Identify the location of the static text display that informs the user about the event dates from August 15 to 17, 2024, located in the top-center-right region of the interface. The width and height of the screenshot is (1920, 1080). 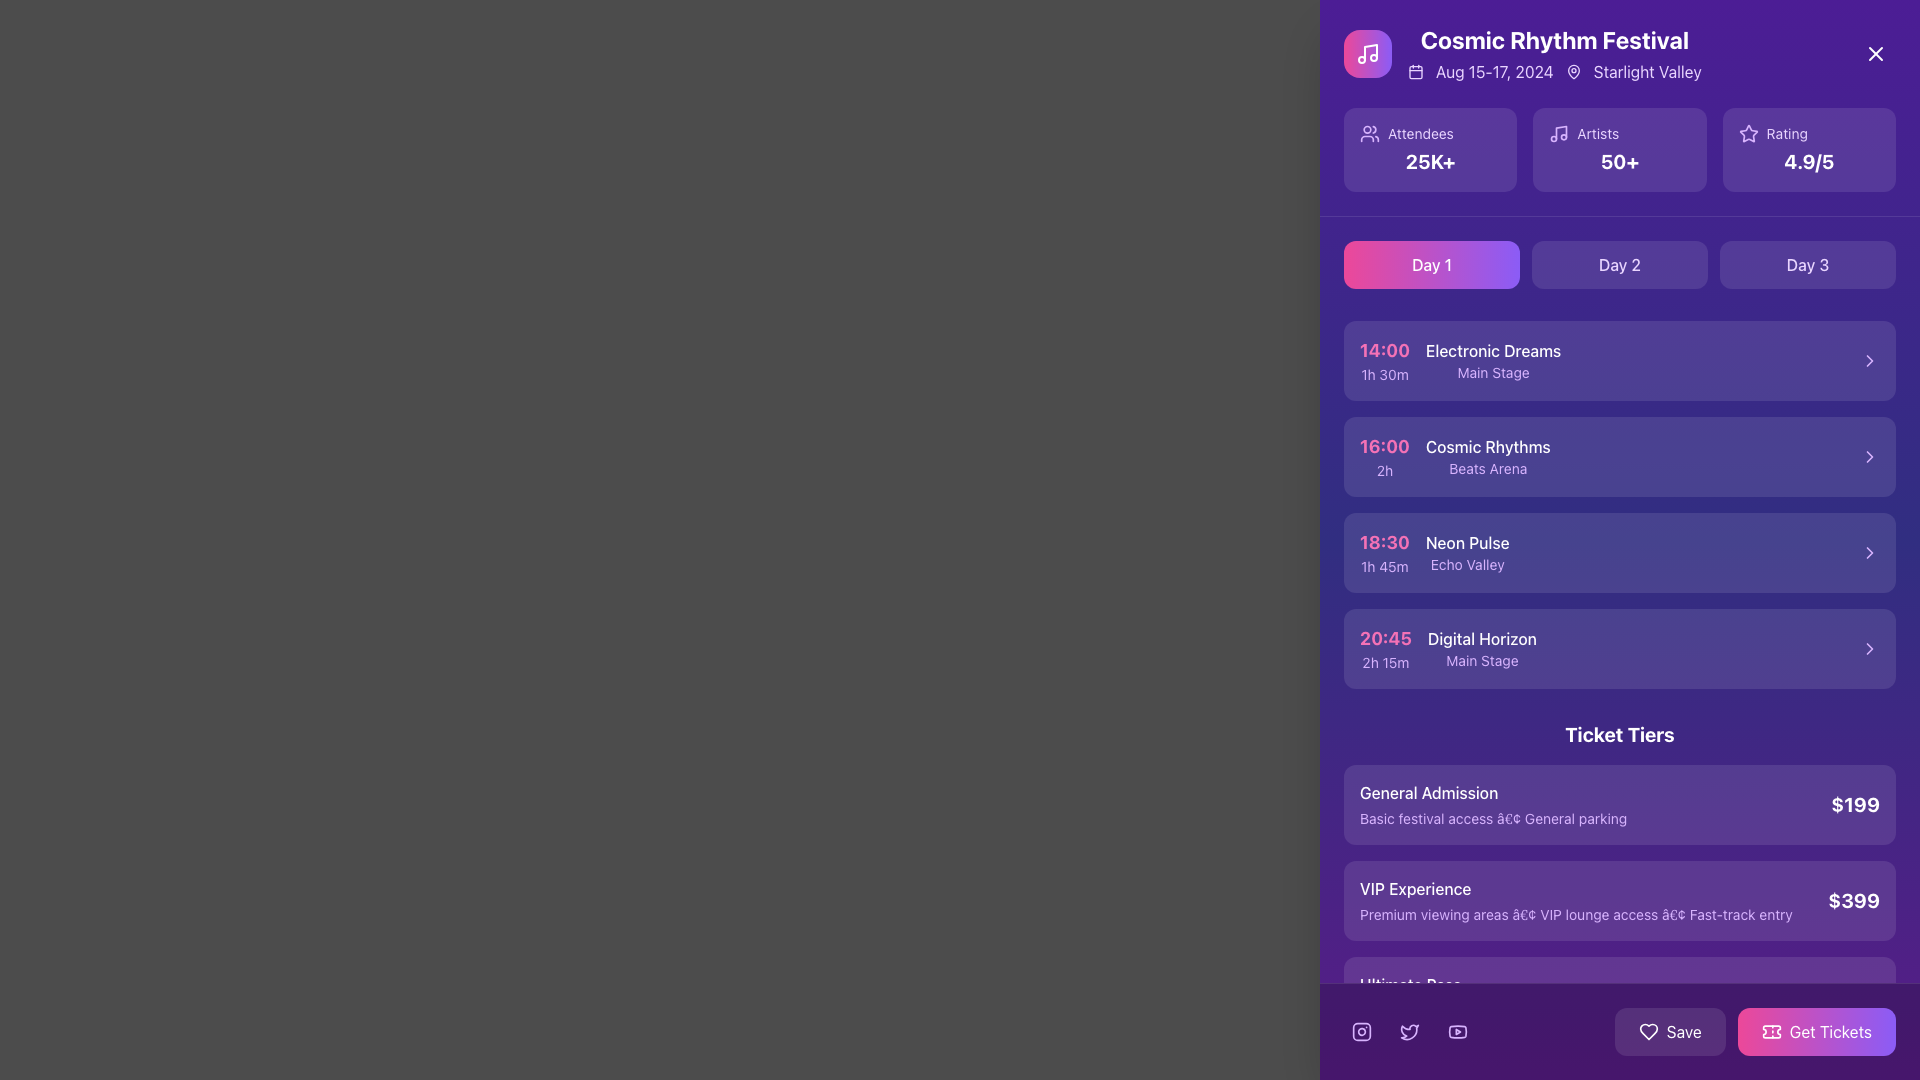
(1494, 71).